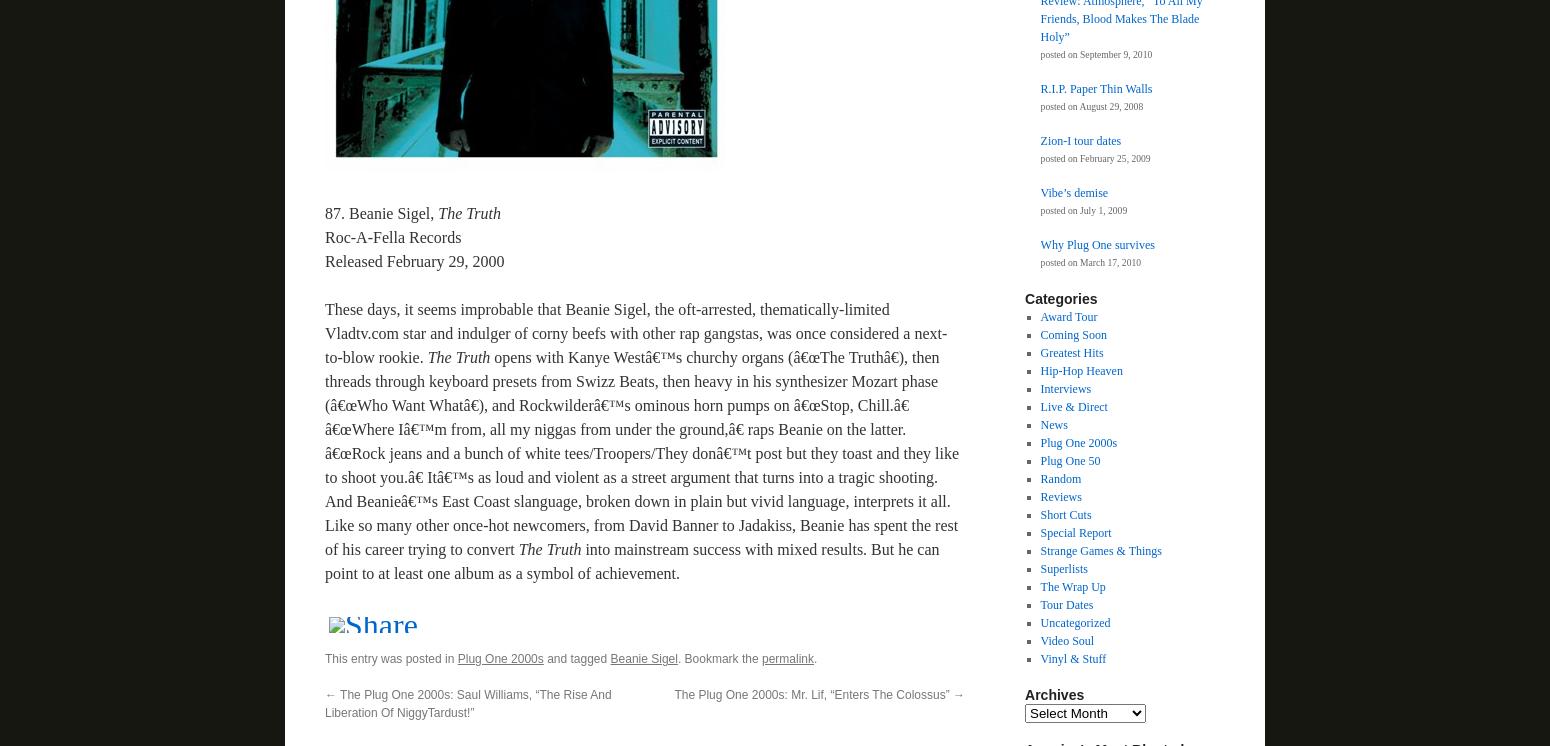  I want to click on 'Hip-Hop Heaven', so click(1080, 369).